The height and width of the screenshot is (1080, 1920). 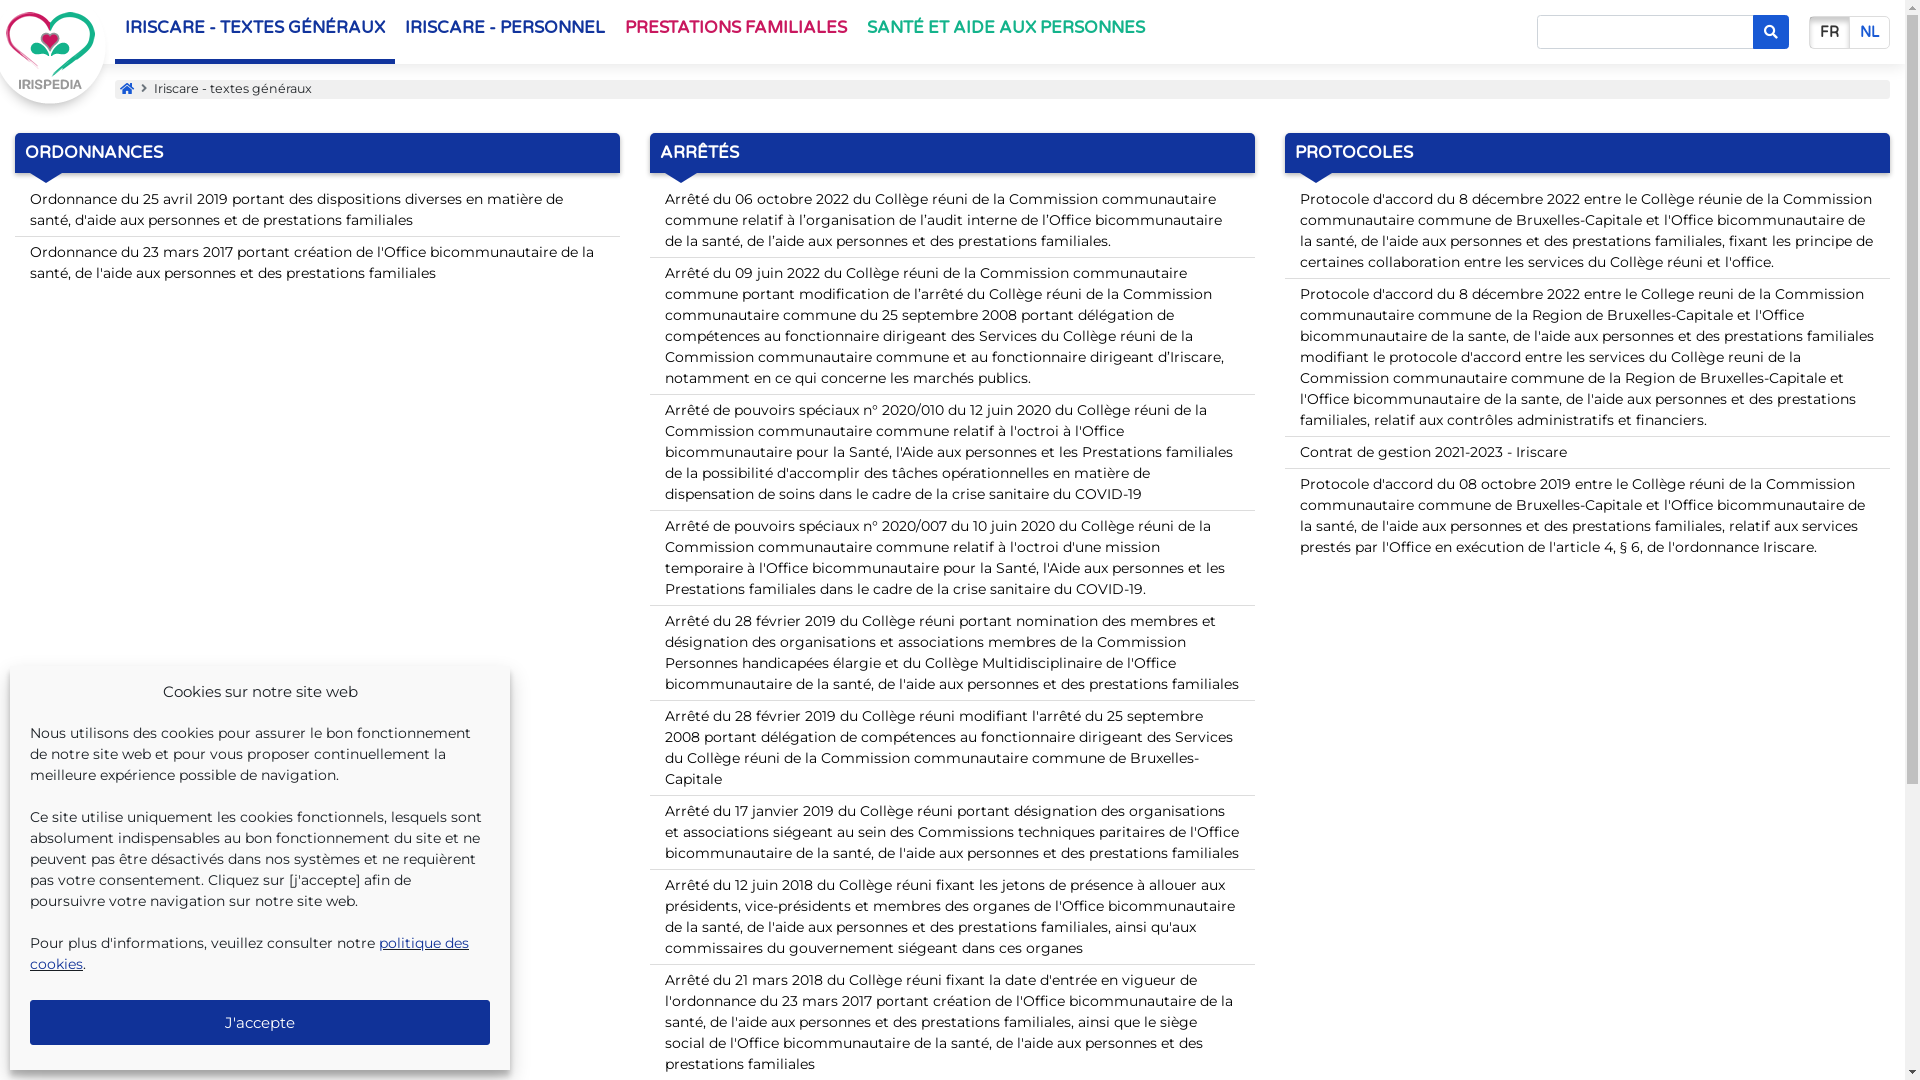 What do you see at coordinates (1586, 452) in the screenshot?
I see `'Contrat de gestion 2021-2023 - Iriscare'` at bounding box center [1586, 452].